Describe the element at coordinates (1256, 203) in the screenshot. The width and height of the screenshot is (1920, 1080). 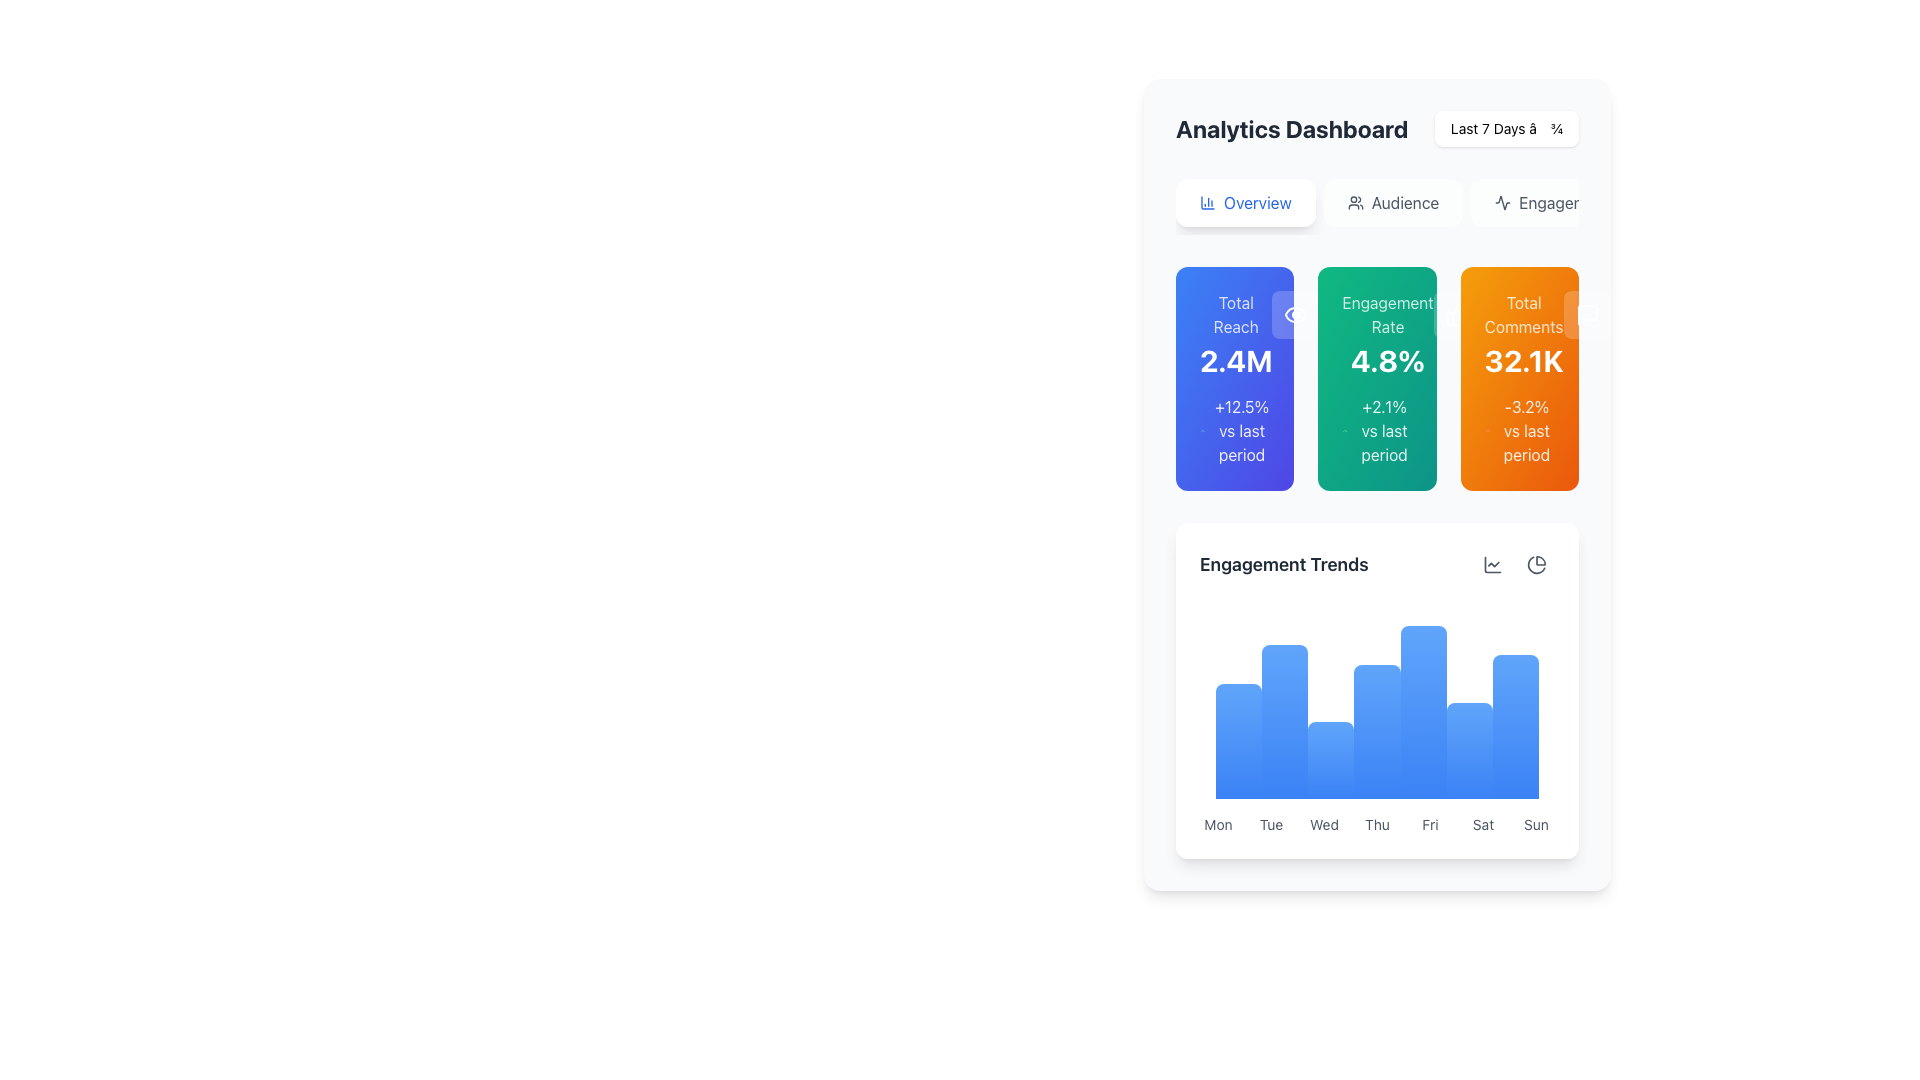
I see `the 'Overview' button, which is a text-based UI button with a blue font and a bar chart icon, located in the navigation area of the Analytics Dashboard` at that location.